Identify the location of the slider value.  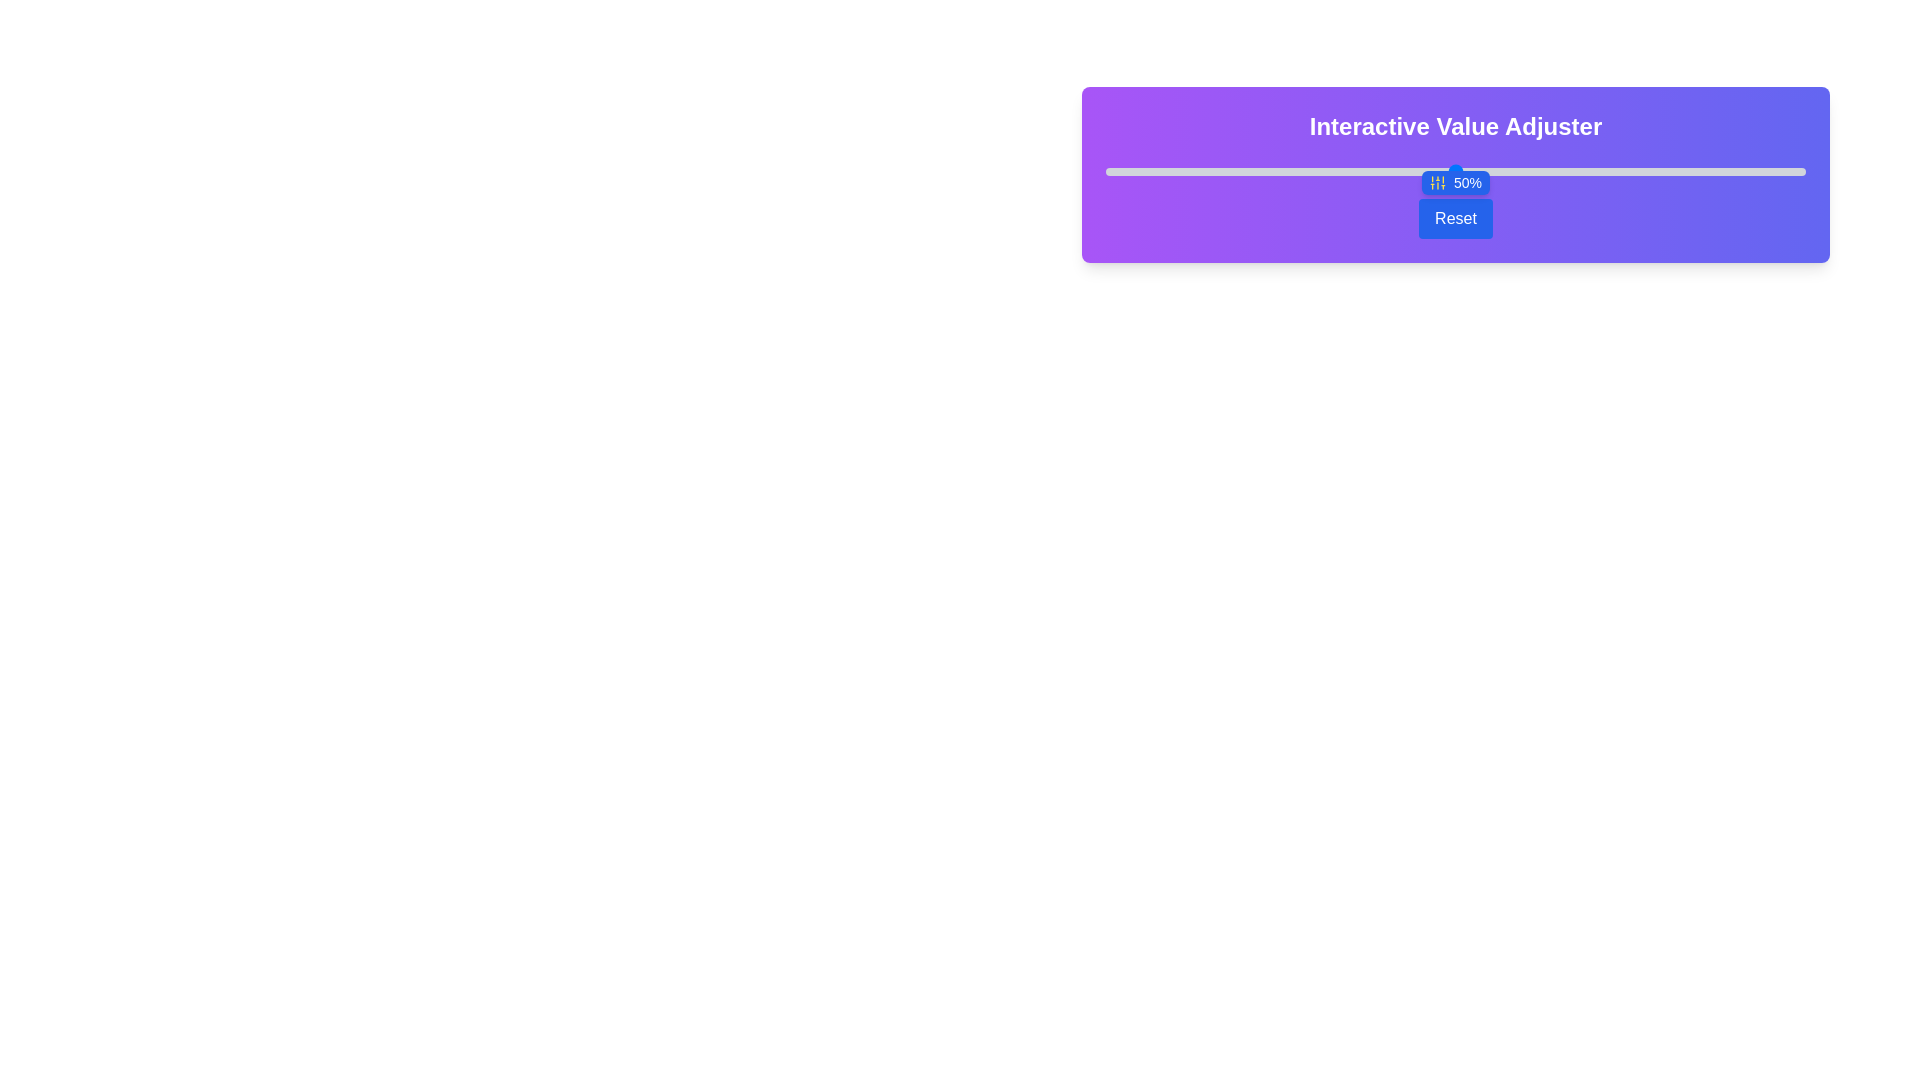
(1196, 171).